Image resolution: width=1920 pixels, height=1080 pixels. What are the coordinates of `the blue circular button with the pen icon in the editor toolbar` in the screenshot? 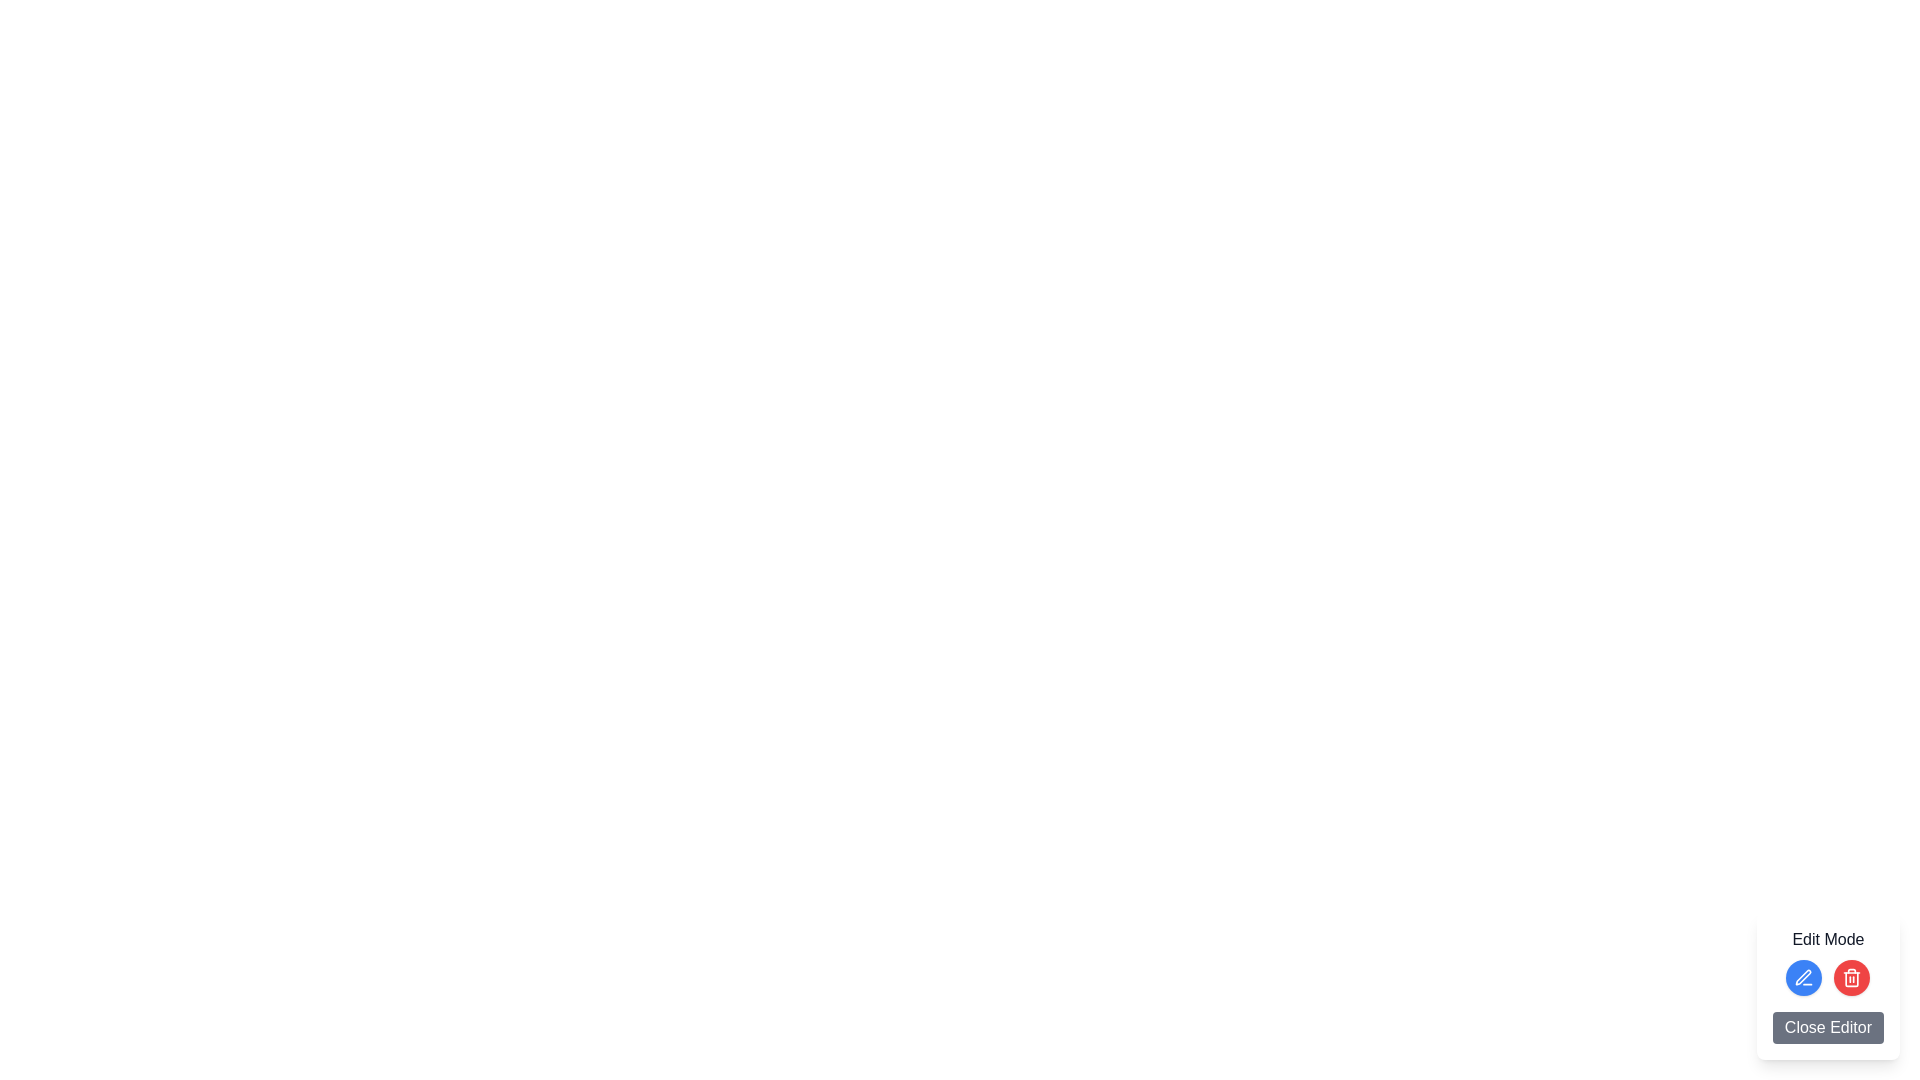 It's located at (1828, 985).